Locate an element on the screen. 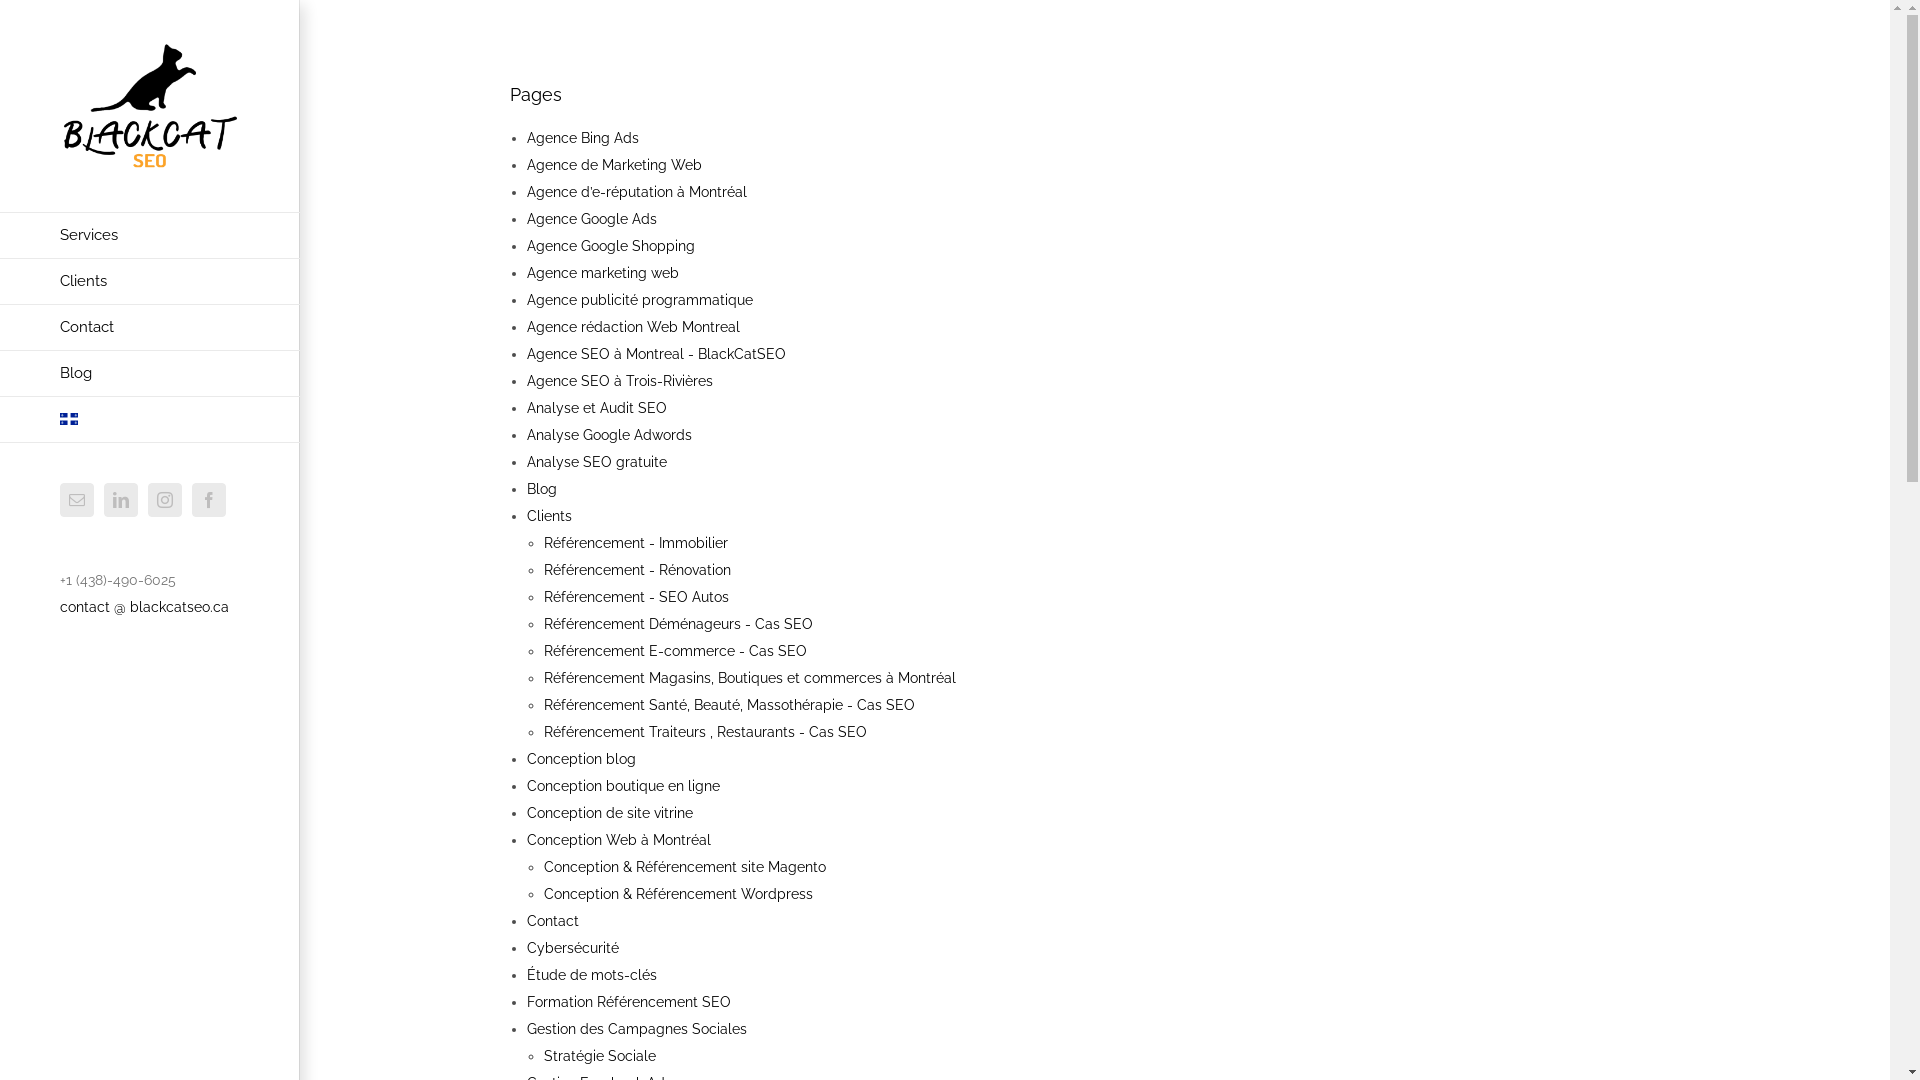 The image size is (1920, 1080). 'Conception de site vitrine' is located at coordinates (608, 813).